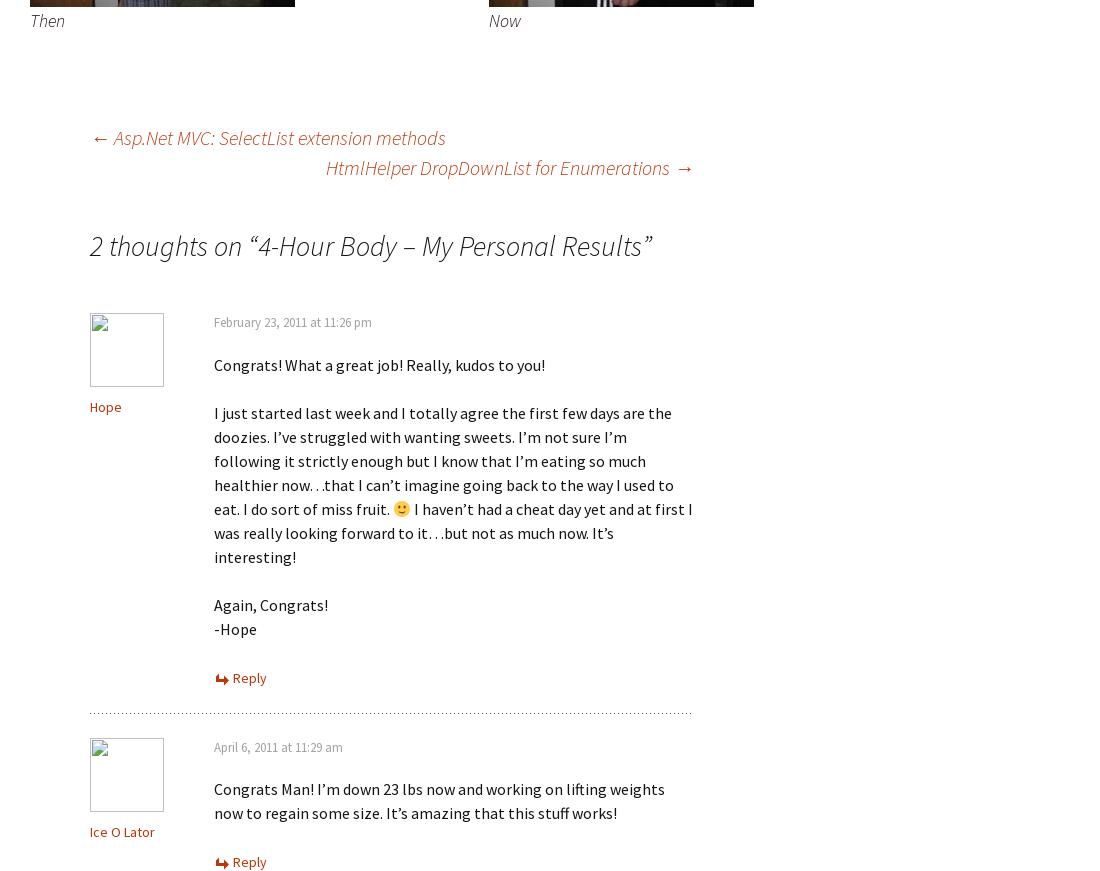 The width and height of the screenshot is (1100, 871). What do you see at coordinates (250, 676) in the screenshot?
I see `'Reply'` at bounding box center [250, 676].